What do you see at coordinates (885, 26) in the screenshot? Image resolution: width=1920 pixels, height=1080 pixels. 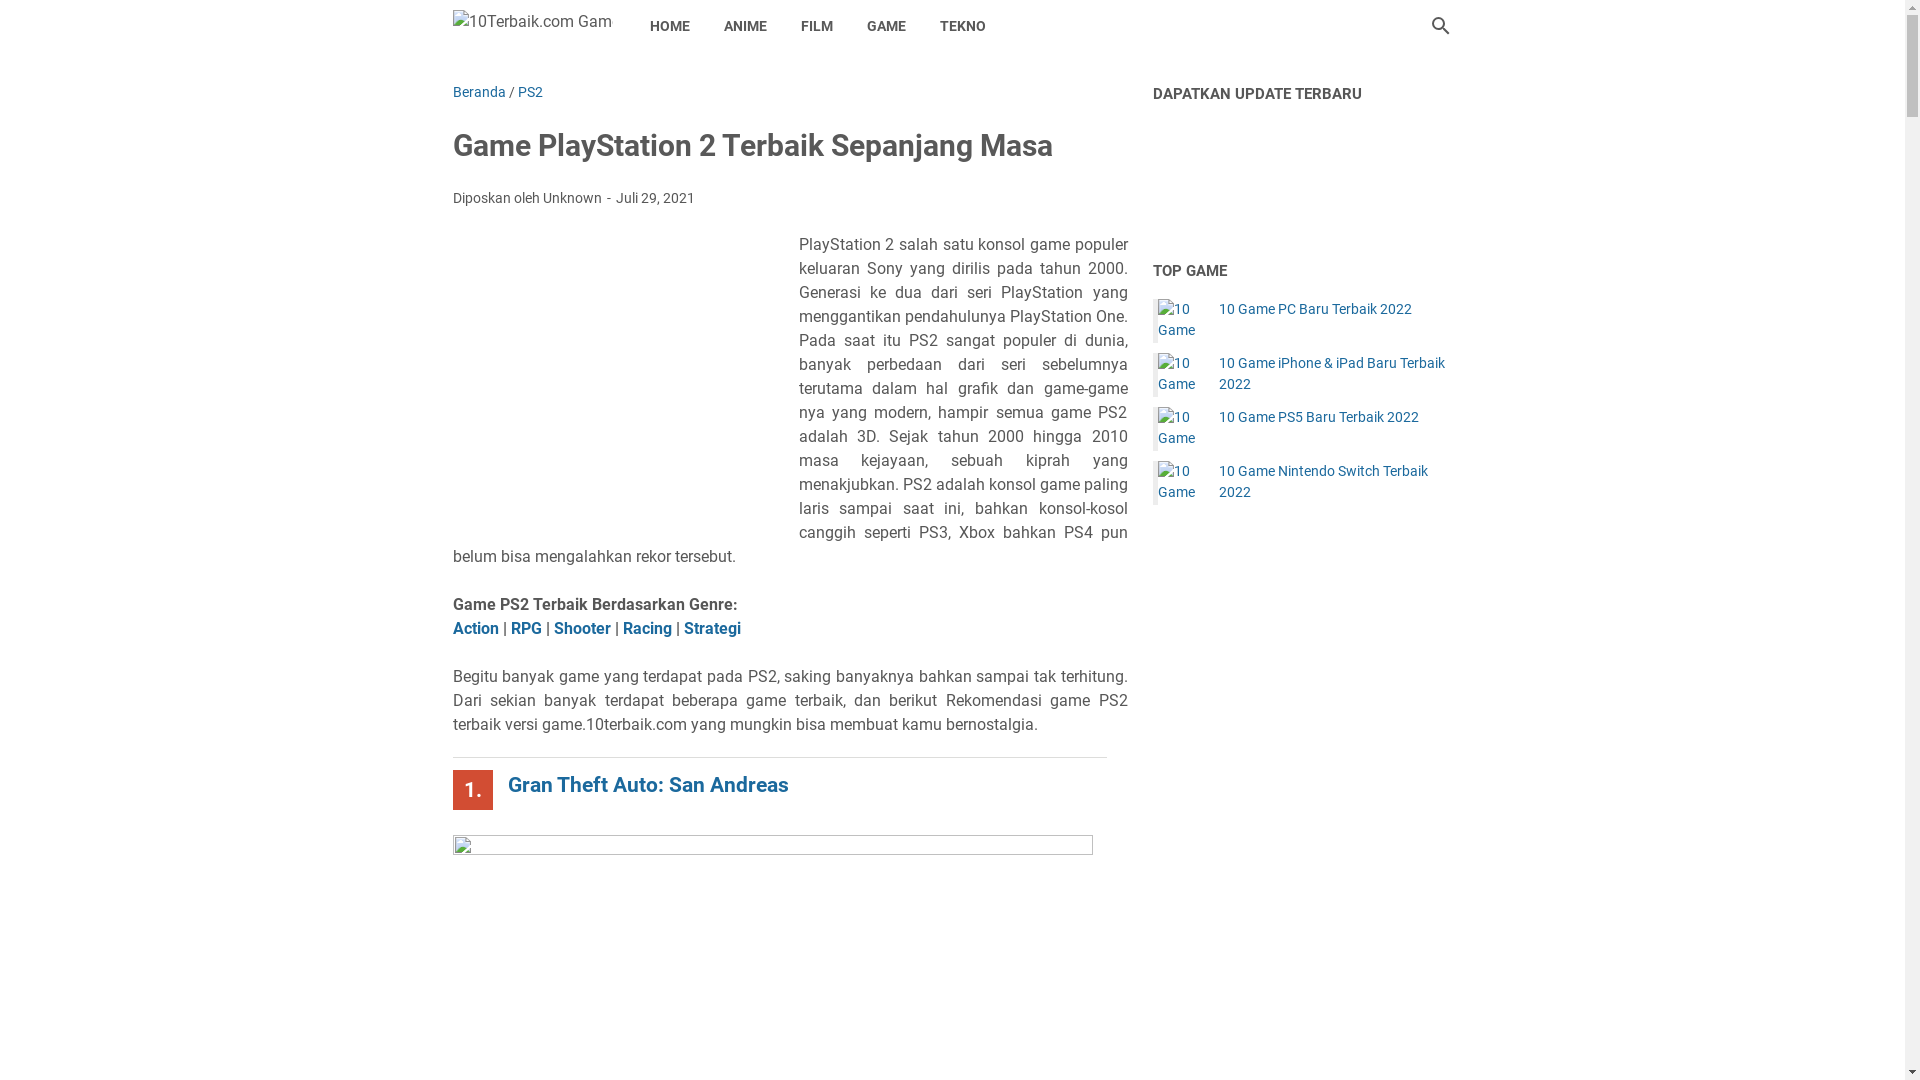 I see `'GAME'` at bounding box center [885, 26].